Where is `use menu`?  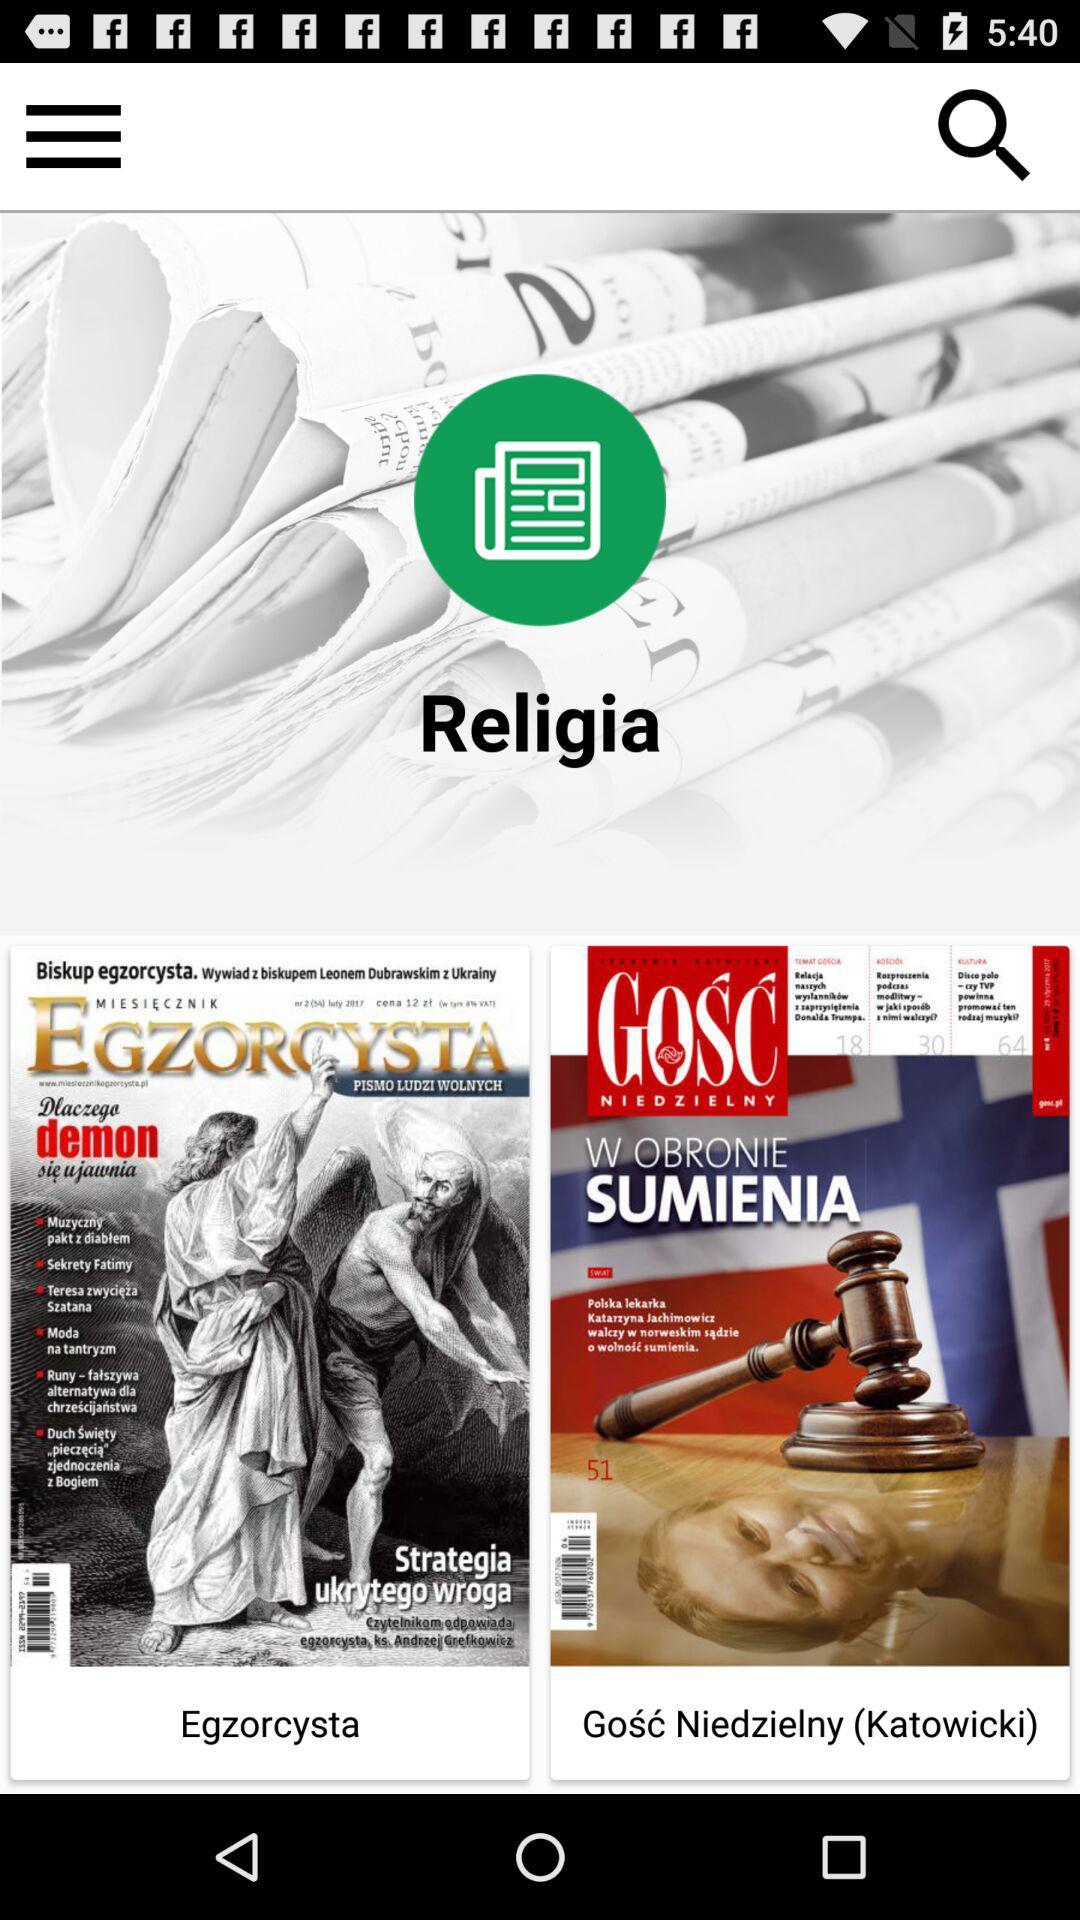
use menu is located at coordinates (72, 135).